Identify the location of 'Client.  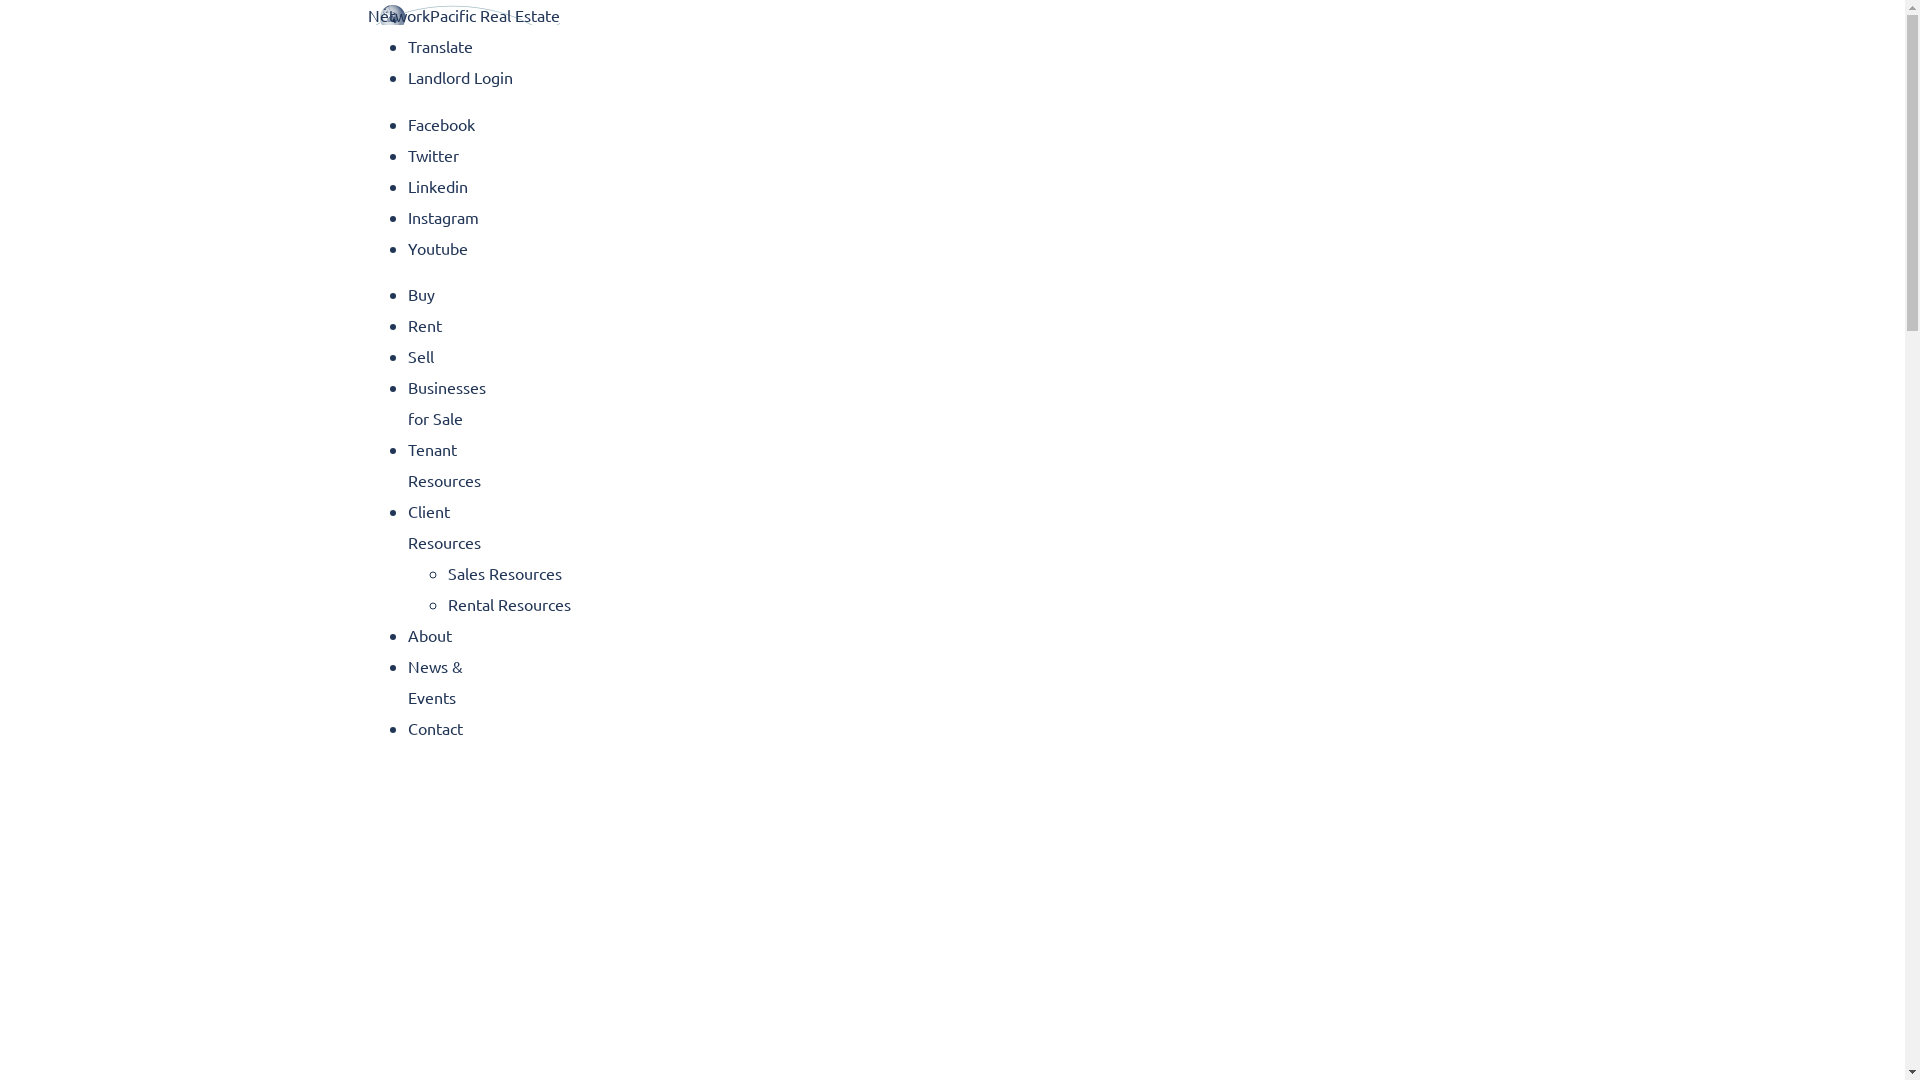
(443, 525).